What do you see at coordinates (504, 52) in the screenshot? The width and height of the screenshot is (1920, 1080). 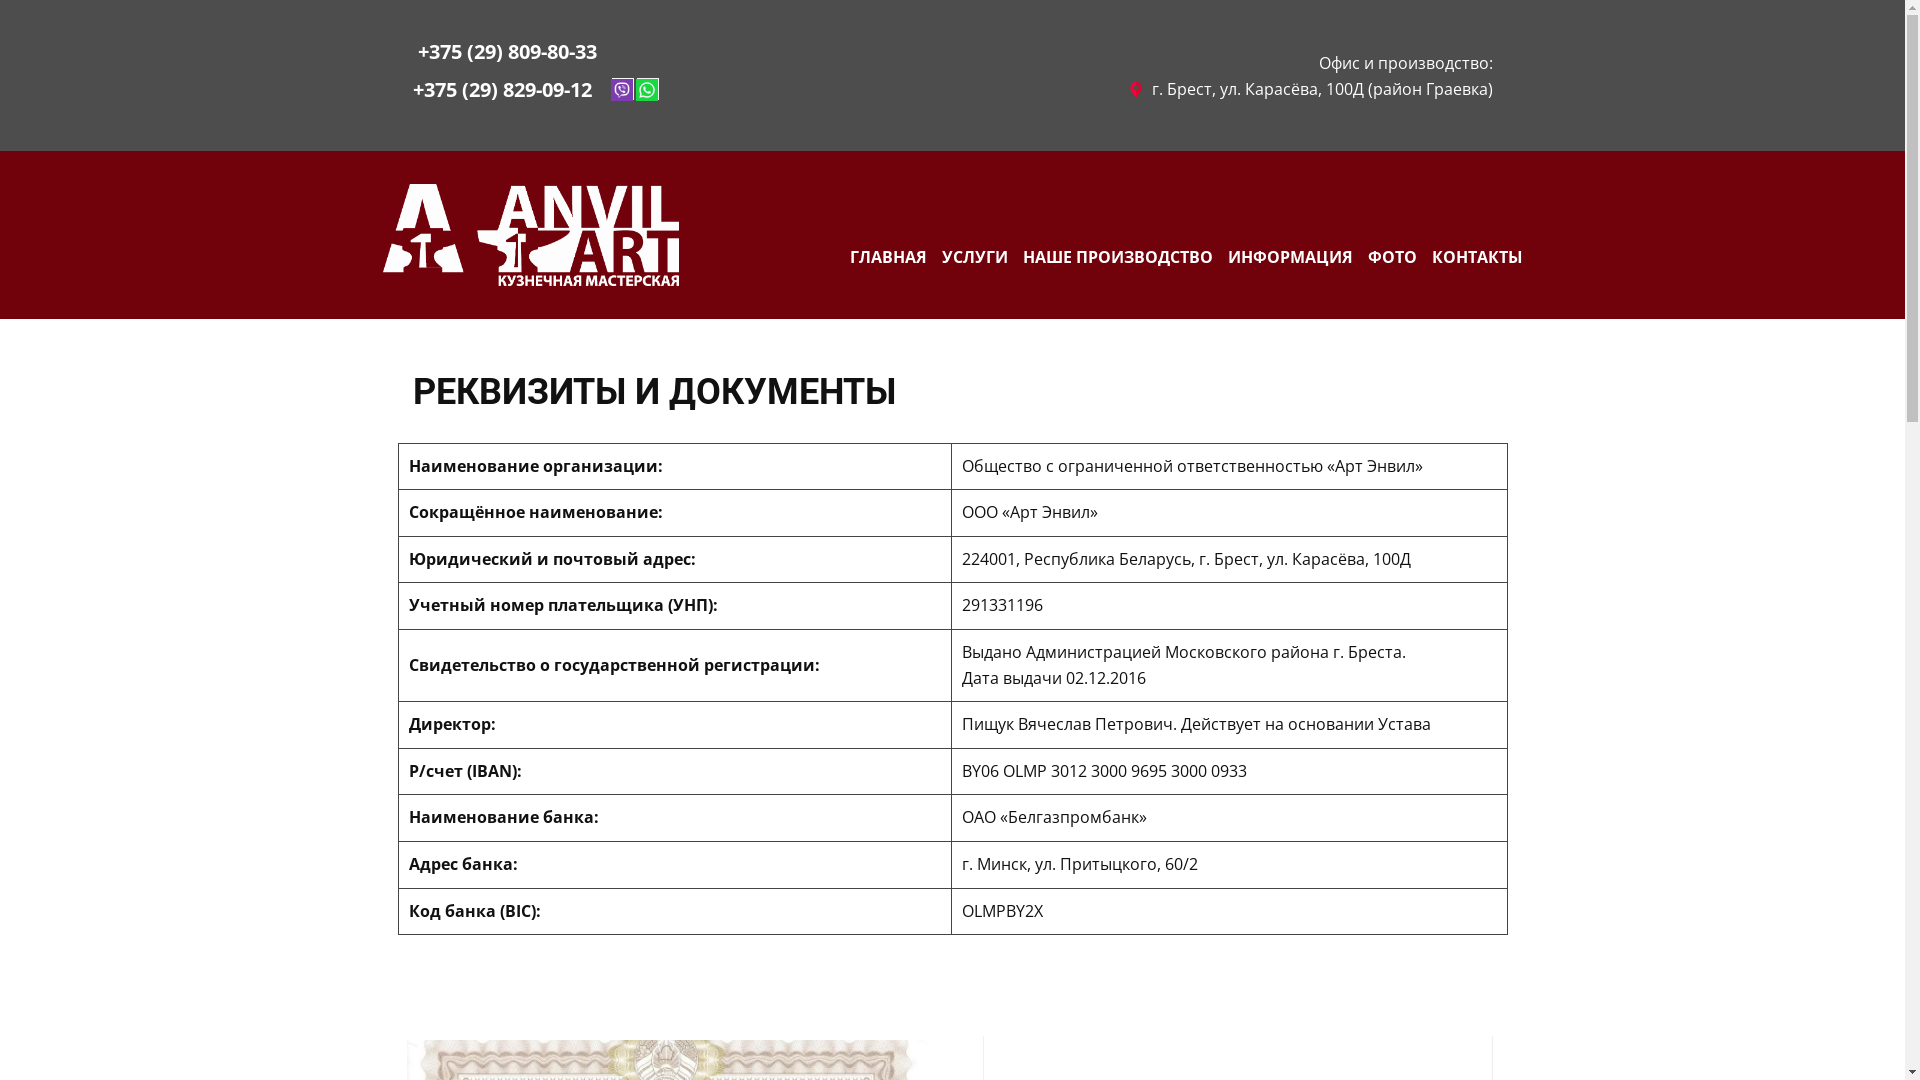 I see `' +375 (29) 809-80-33'` at bounding box center [504, 52].